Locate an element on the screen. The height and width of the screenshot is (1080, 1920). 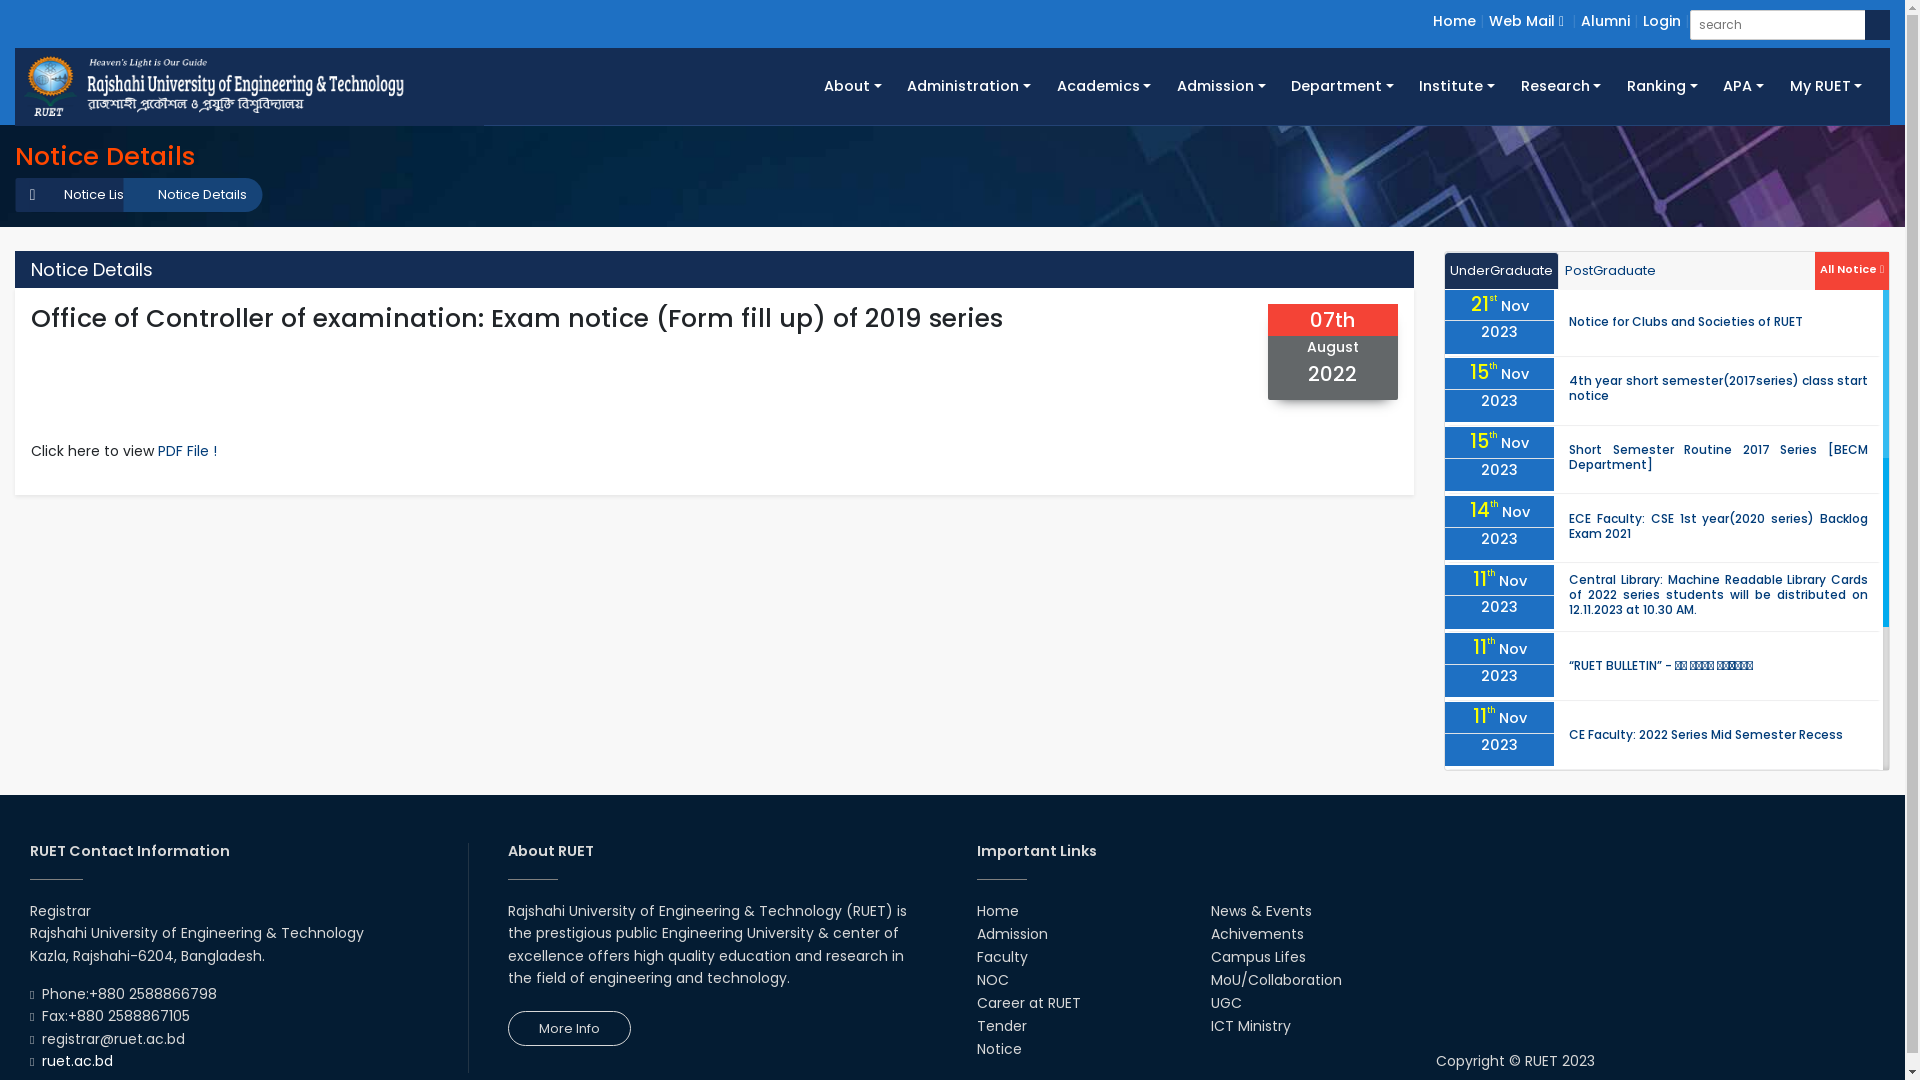
'Notice Details' is located at coordinates (192, 195).